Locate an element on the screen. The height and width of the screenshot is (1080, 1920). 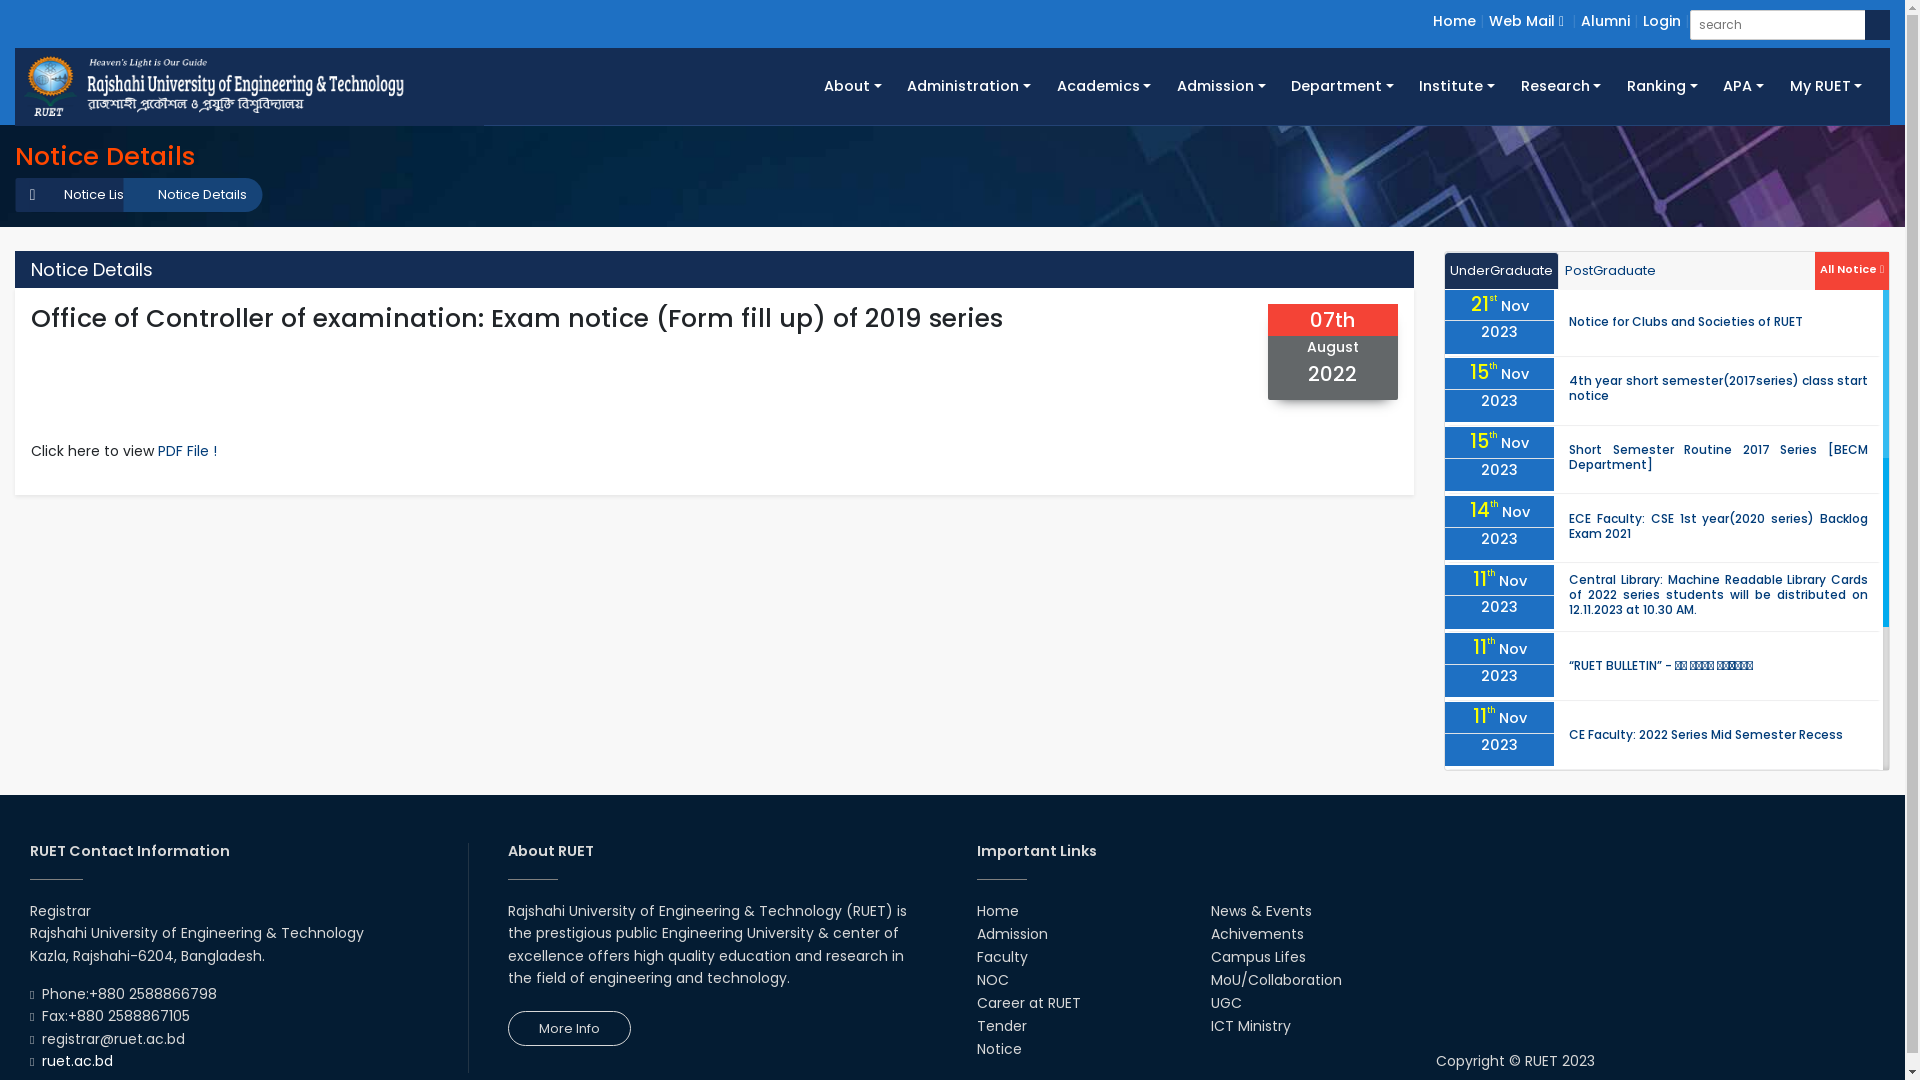
'Notice Details' is located at coordinates (192, 195).